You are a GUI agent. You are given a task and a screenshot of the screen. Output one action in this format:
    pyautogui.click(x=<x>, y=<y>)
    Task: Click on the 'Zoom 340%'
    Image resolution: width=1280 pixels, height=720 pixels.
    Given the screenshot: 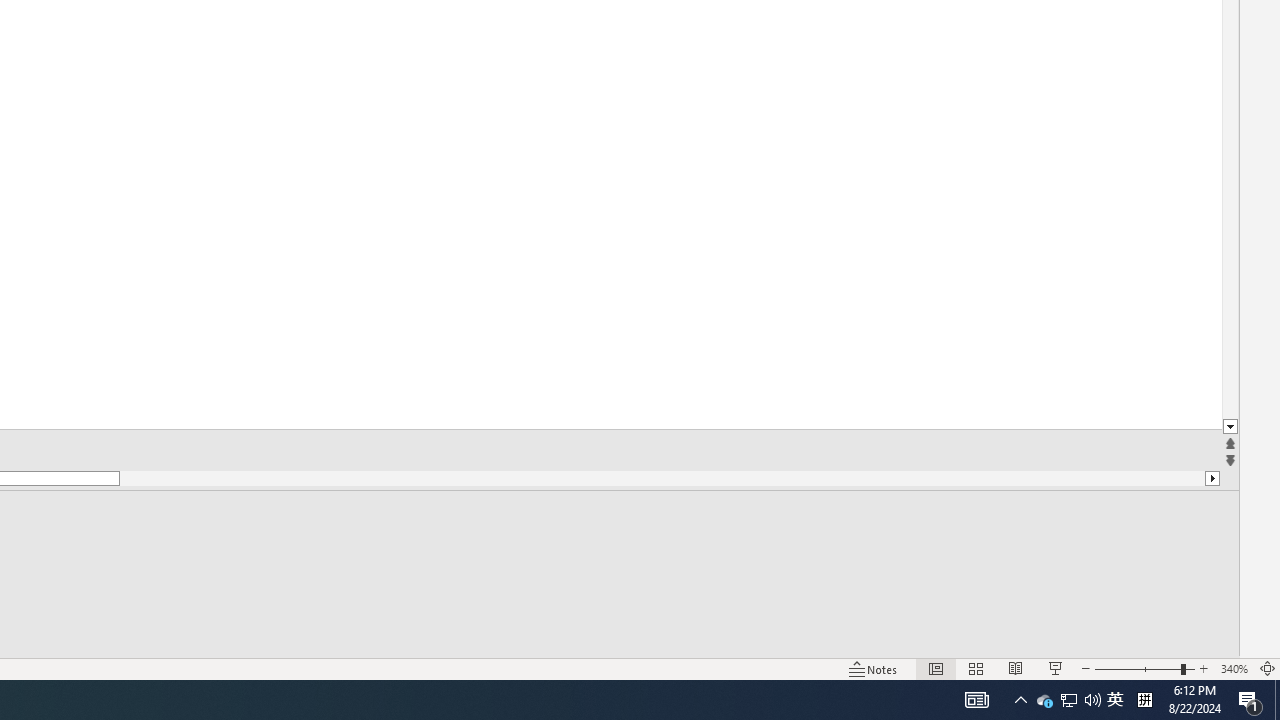 What is the action you would take?
    pyautogui.click(x=1233, y=669)
    